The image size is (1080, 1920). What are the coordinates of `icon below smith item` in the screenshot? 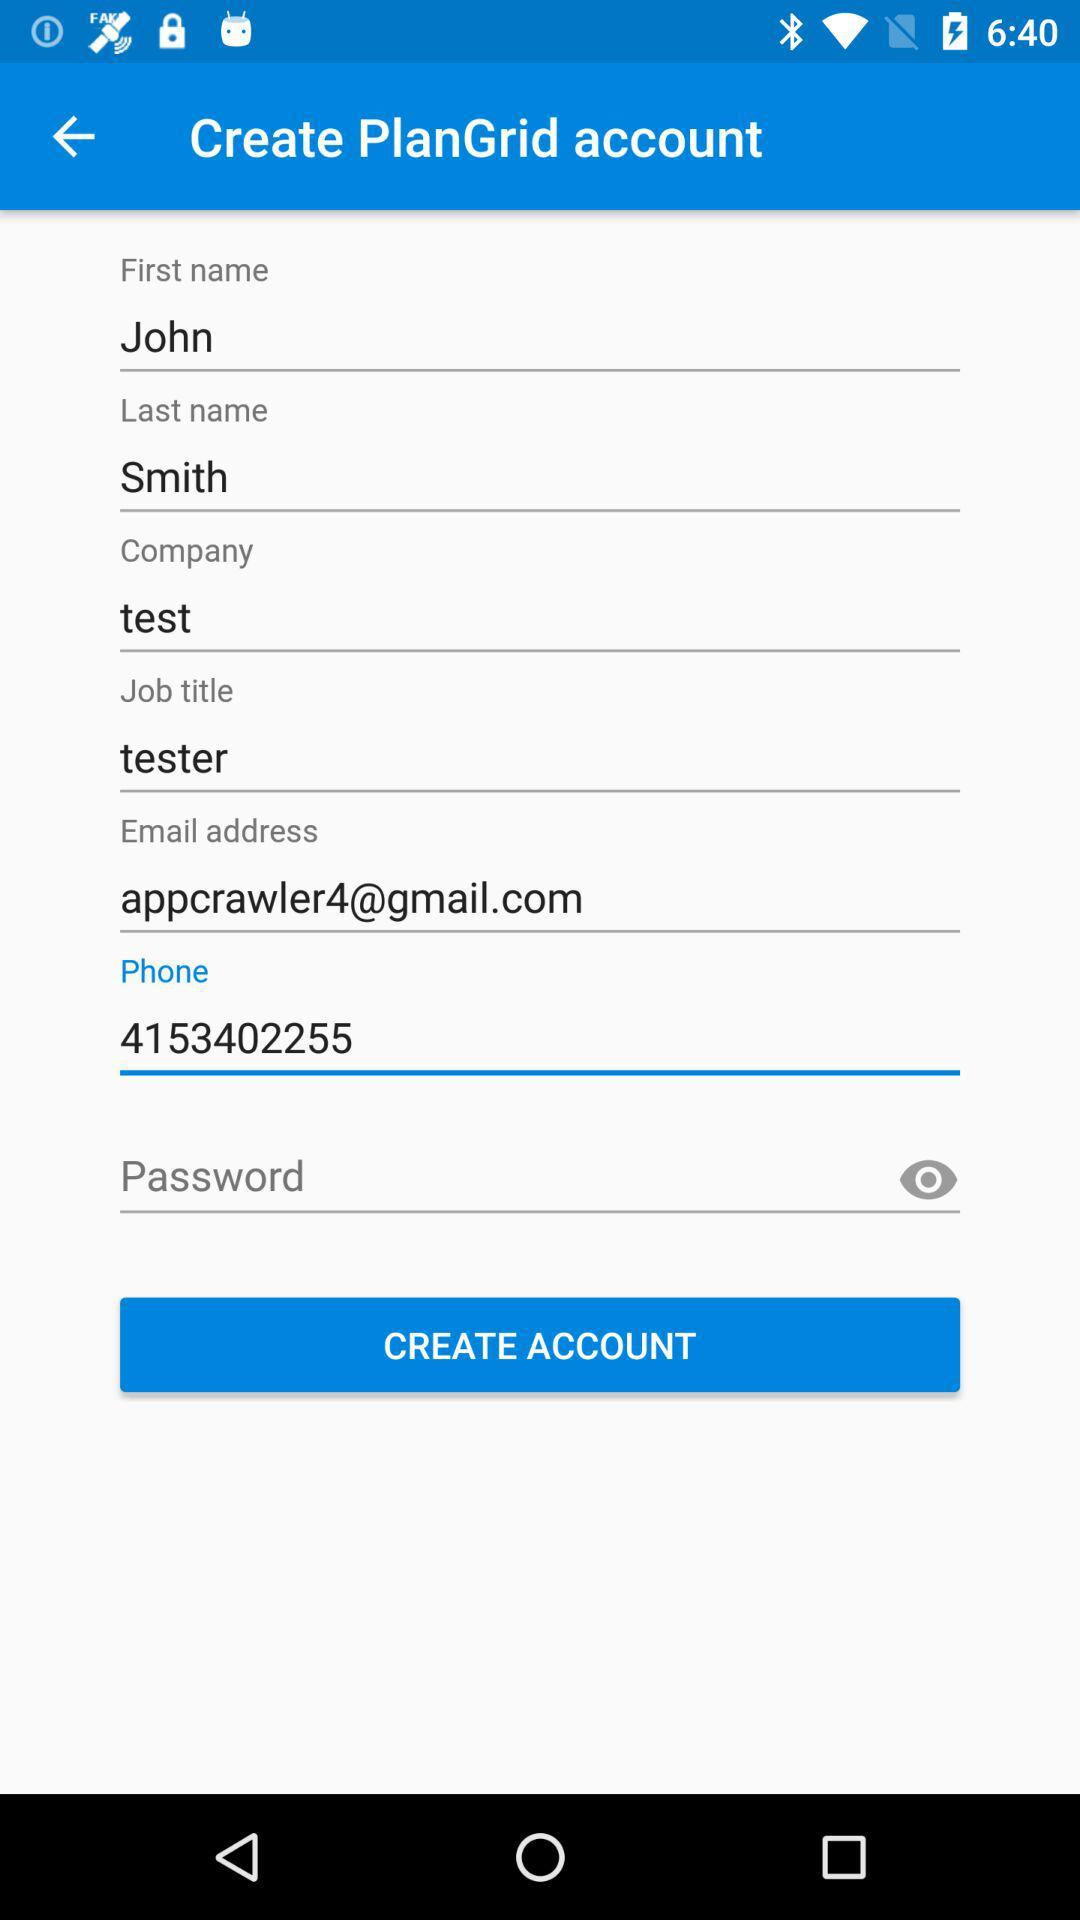 It's located at (540, 615).